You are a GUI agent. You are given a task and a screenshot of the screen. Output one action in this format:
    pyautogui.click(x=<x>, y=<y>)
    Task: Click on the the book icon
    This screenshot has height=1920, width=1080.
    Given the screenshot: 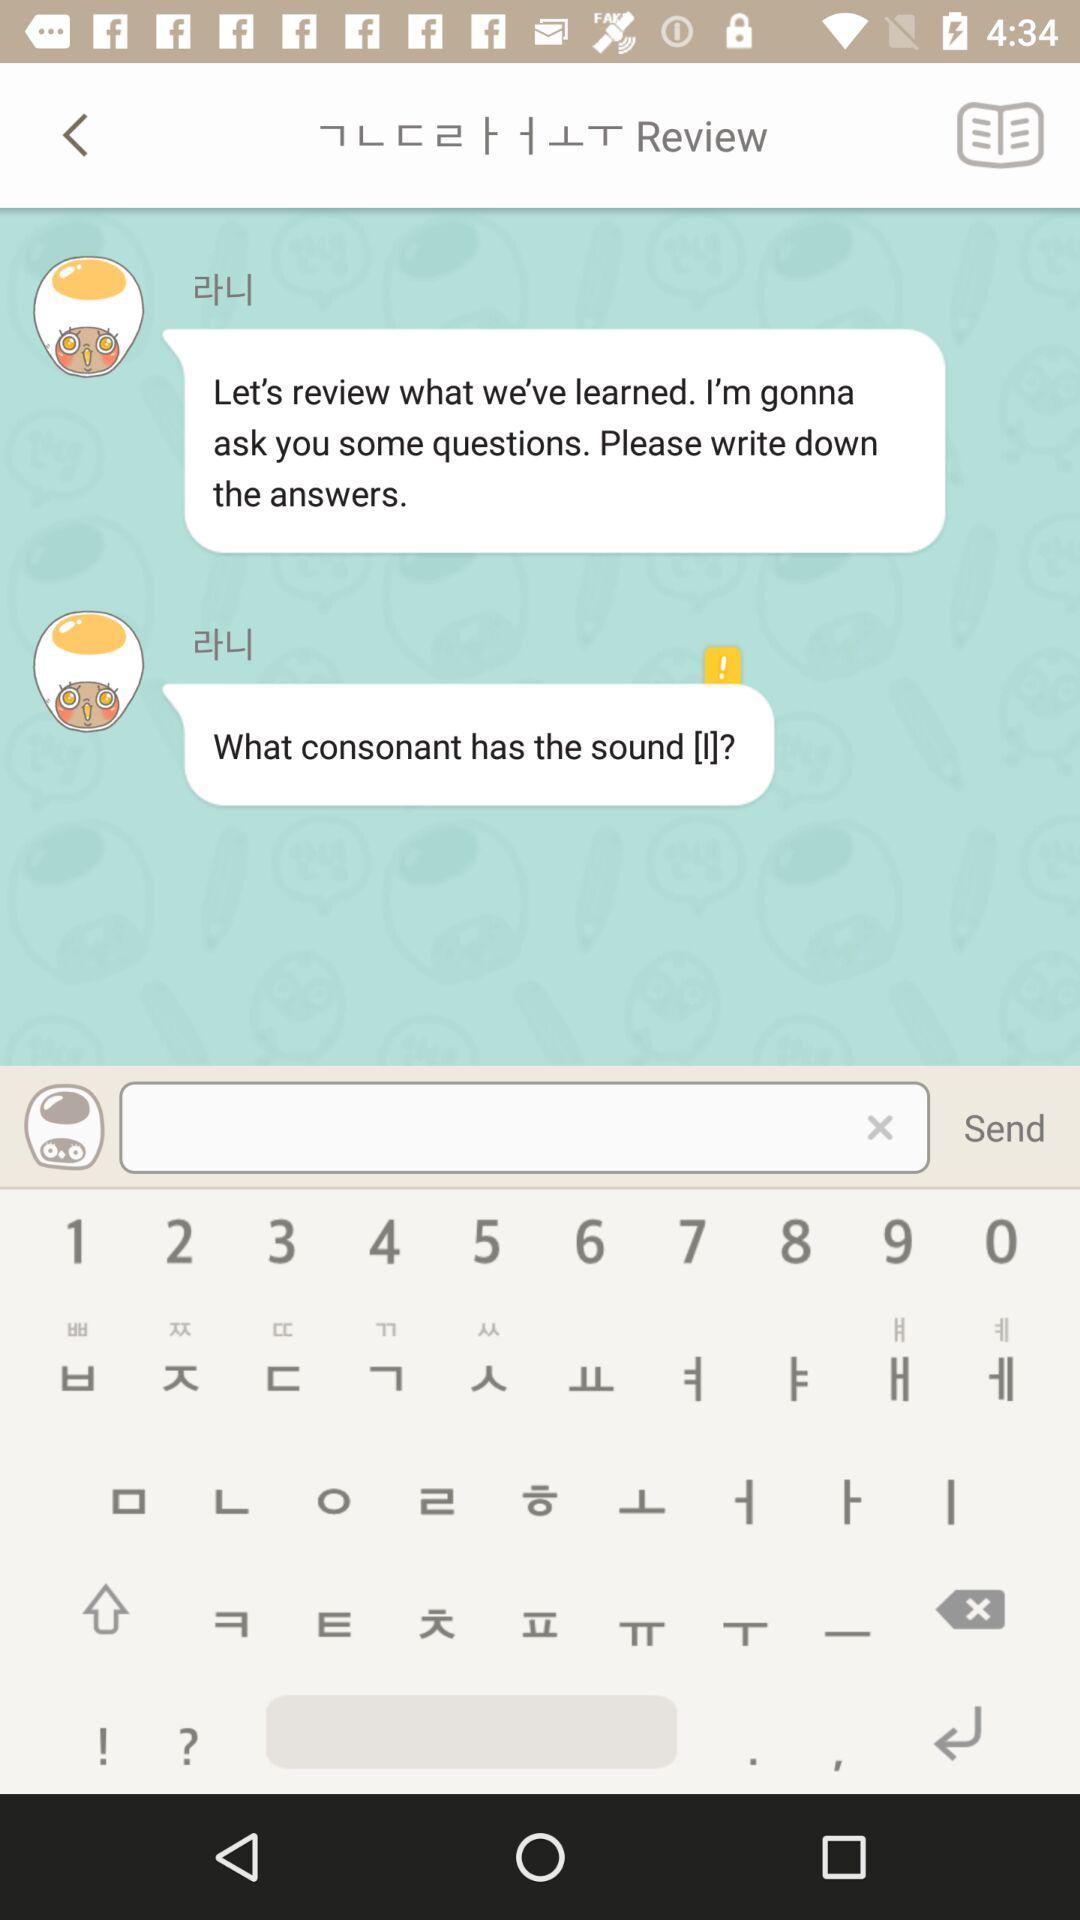 What is the action you would take?
    pyautogui.click(x=1001, y=133)
    